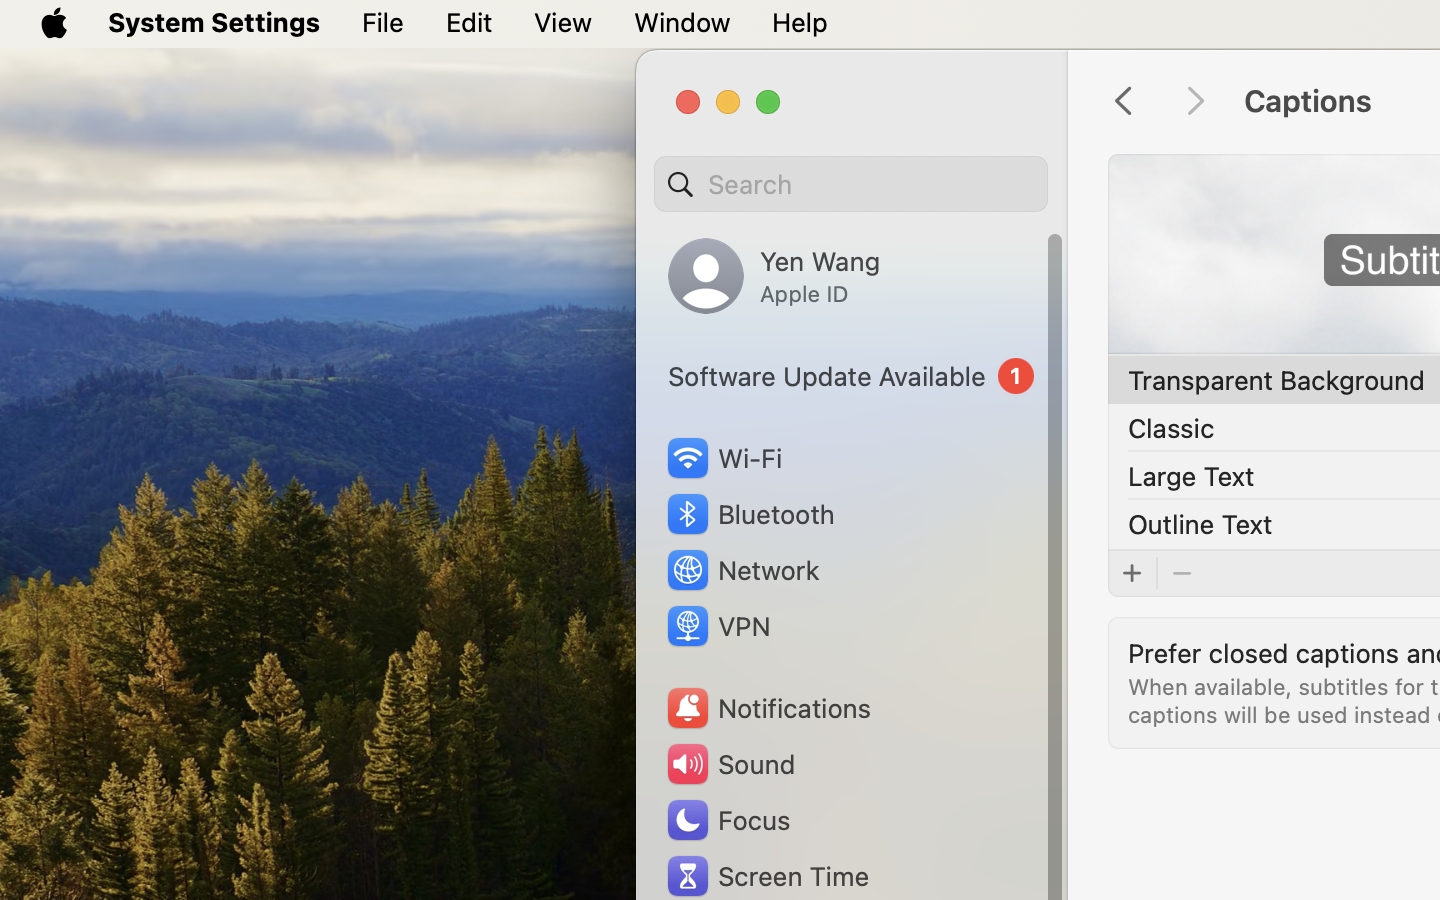 The image size is (1440, 900). What do you see at coordinates (726, 819) in the screenshot?
I see `'Focus'` at bounding box center [726, 819].